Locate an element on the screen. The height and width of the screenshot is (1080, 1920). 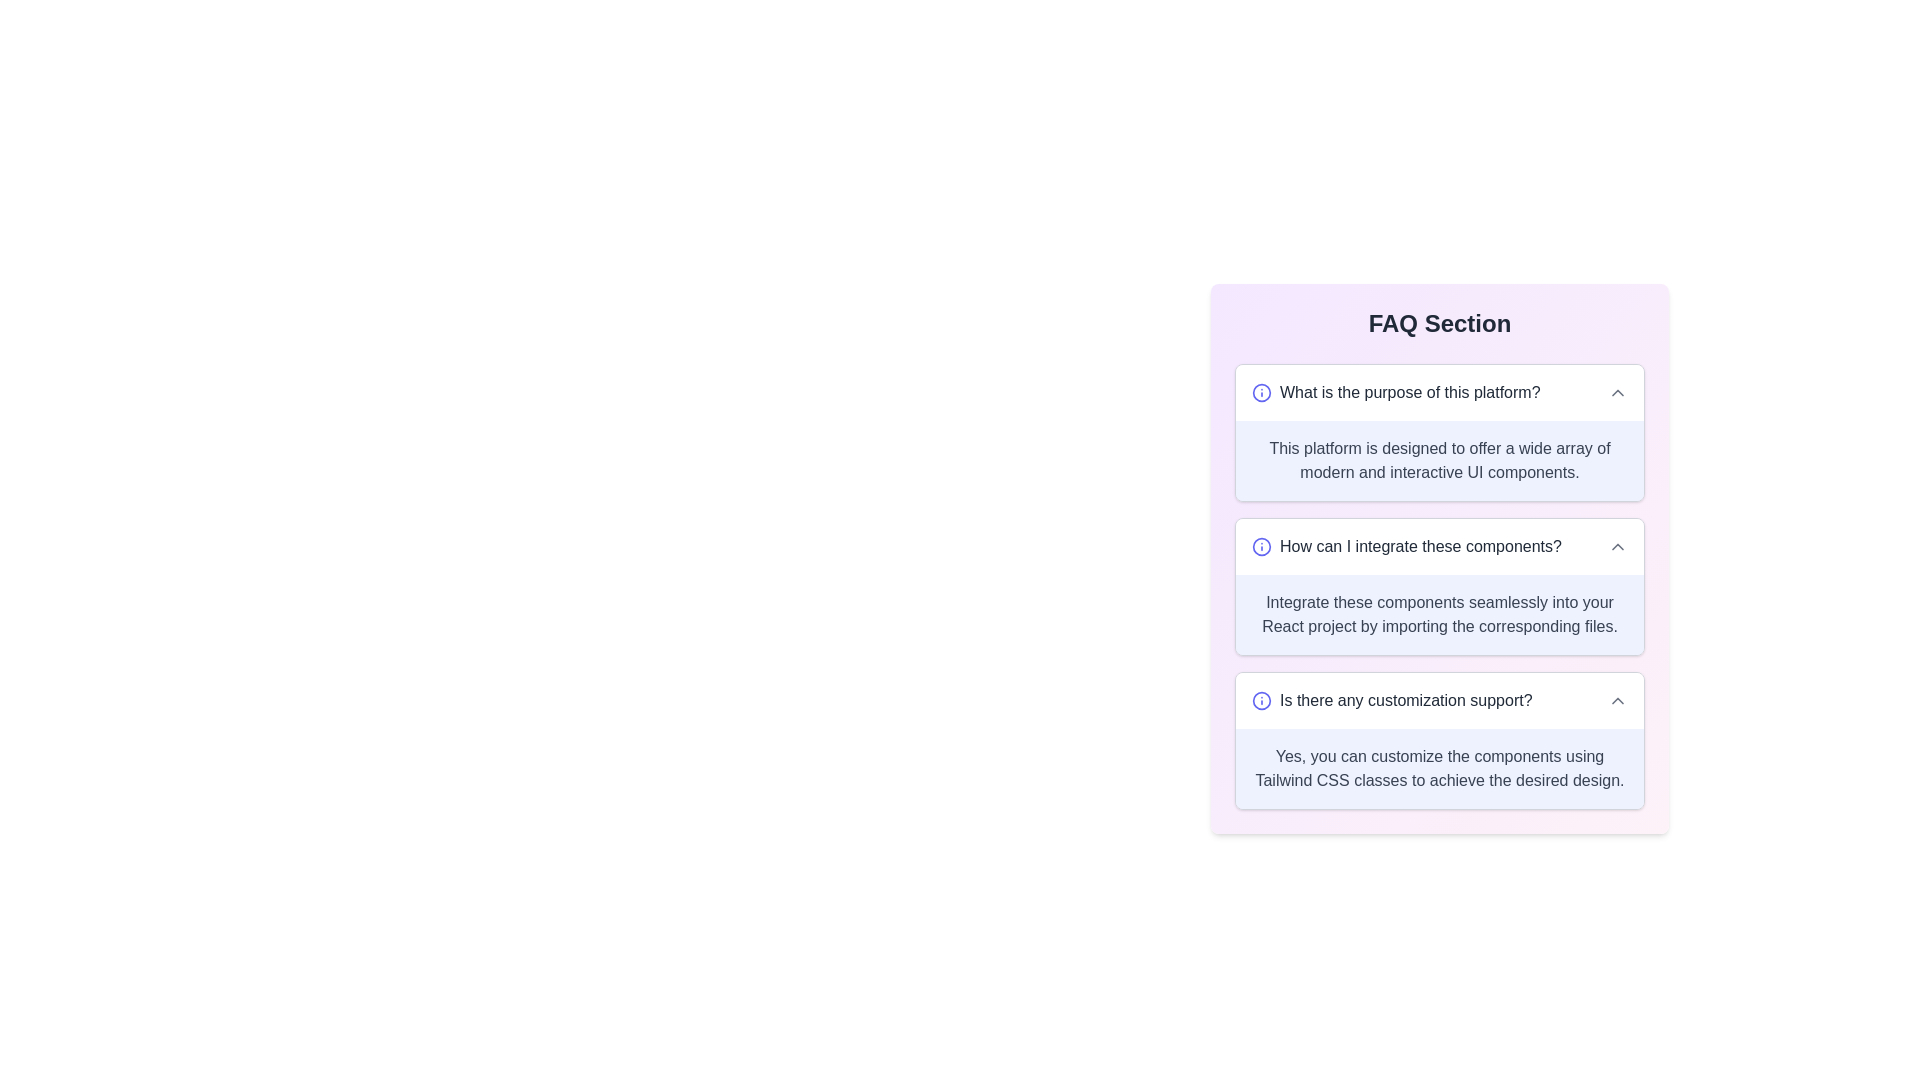
the text element that reads 'How can I integrate these components?' which is the second question in the FAQ section, accompanied by an information icon on the left is located at coordinates (1405, 547).